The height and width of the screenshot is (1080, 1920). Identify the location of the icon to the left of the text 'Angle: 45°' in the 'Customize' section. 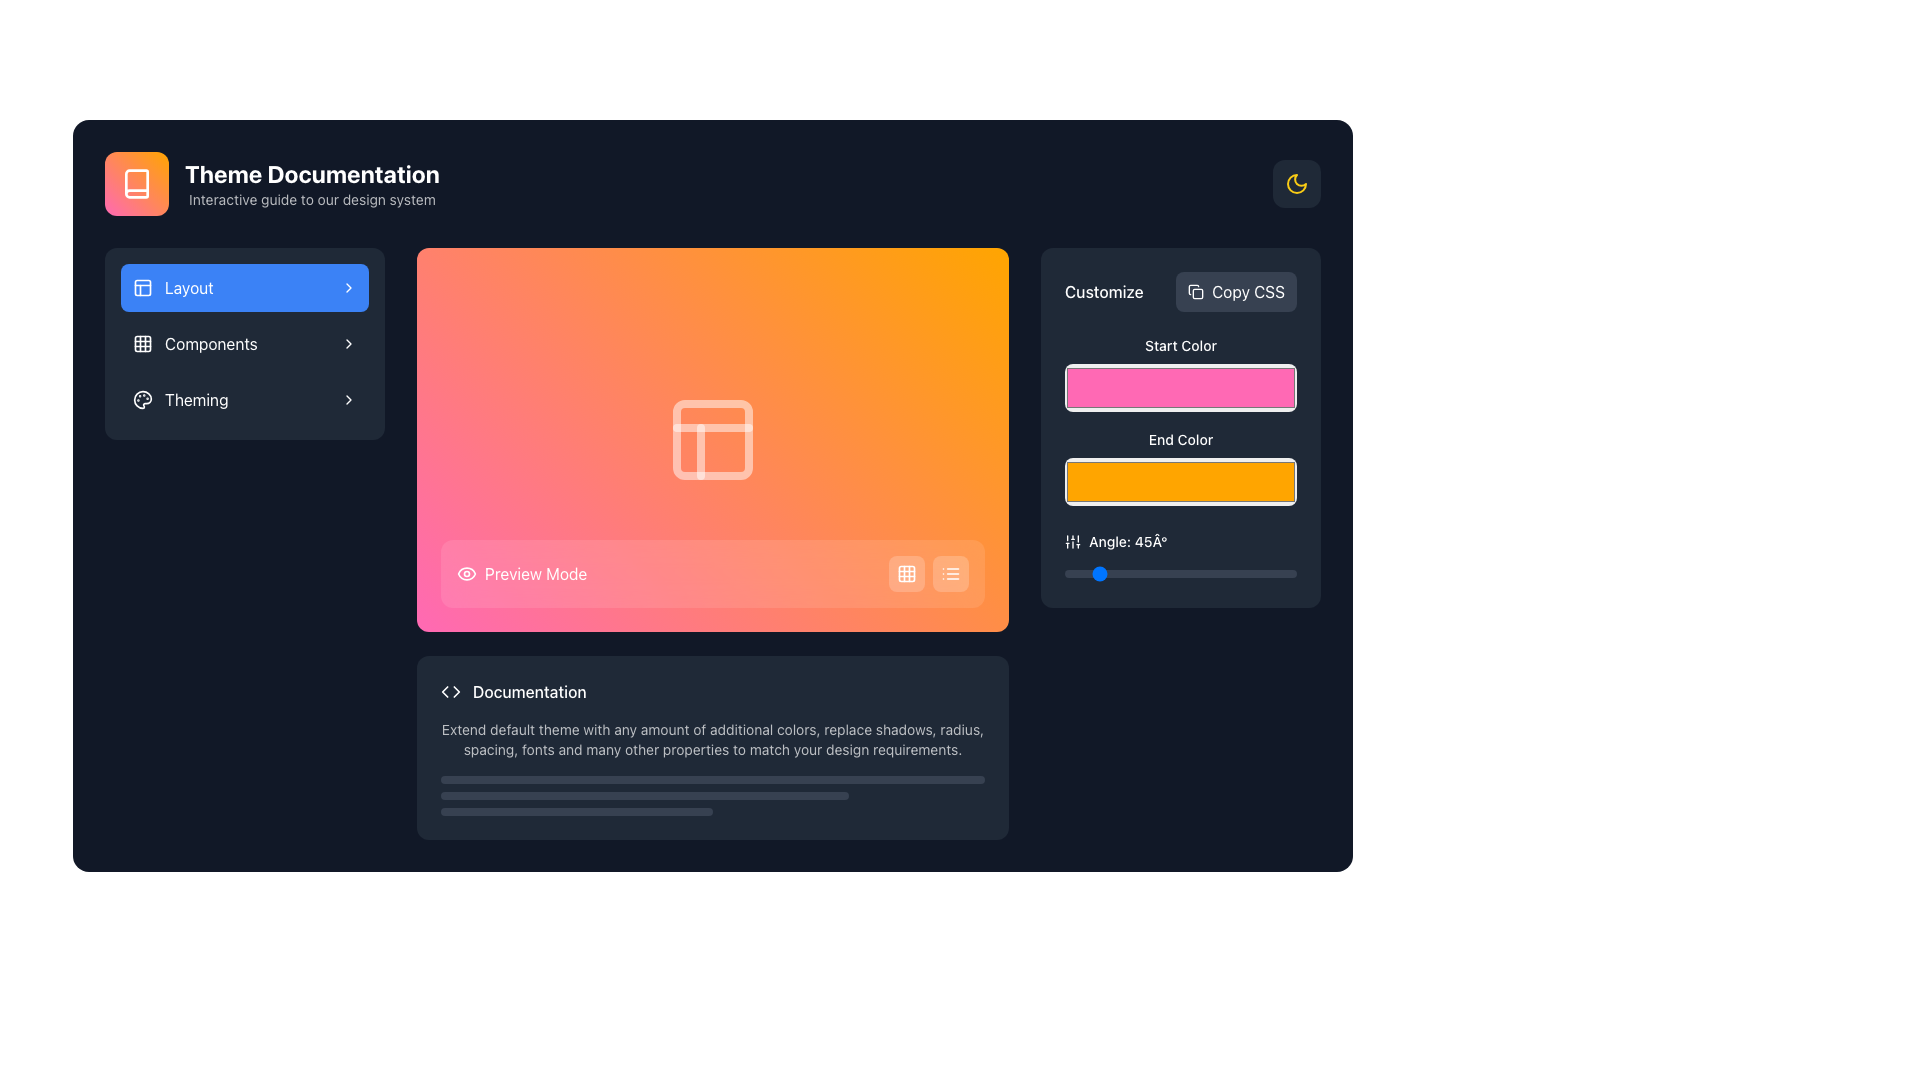
(1072, 542).